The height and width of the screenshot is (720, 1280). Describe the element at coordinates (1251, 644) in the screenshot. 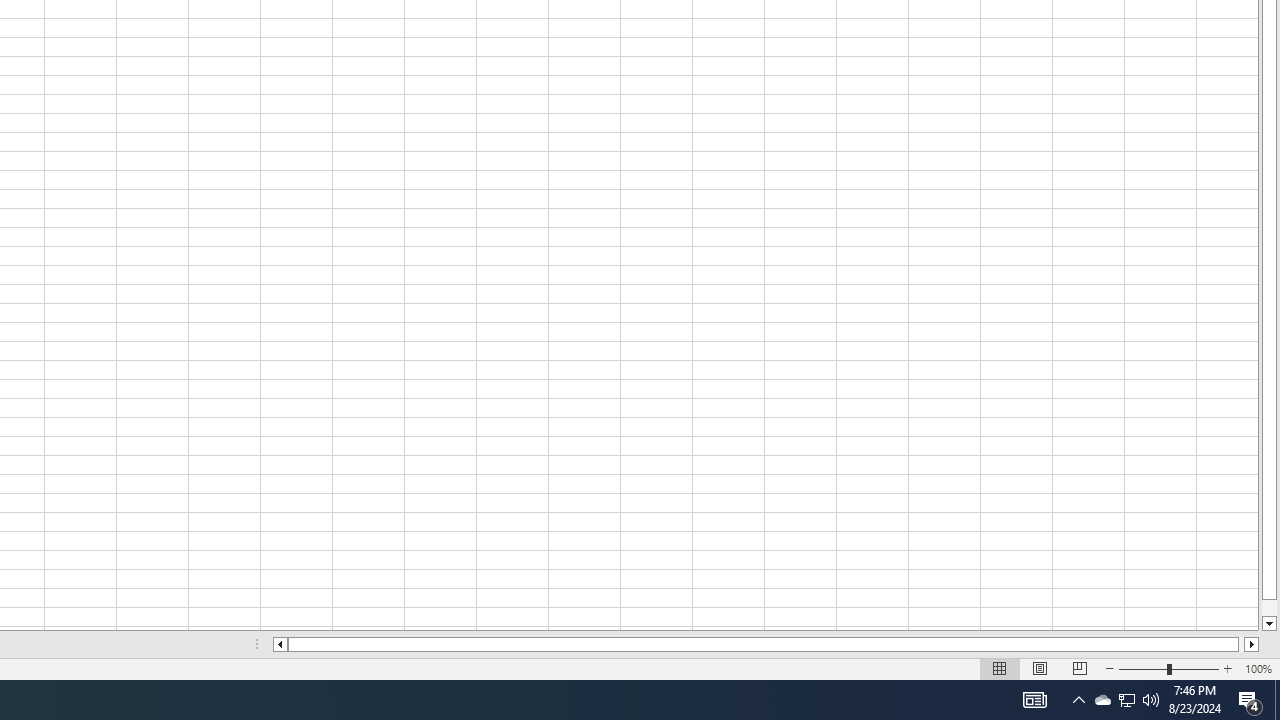

I see `'Column right'` at that location.